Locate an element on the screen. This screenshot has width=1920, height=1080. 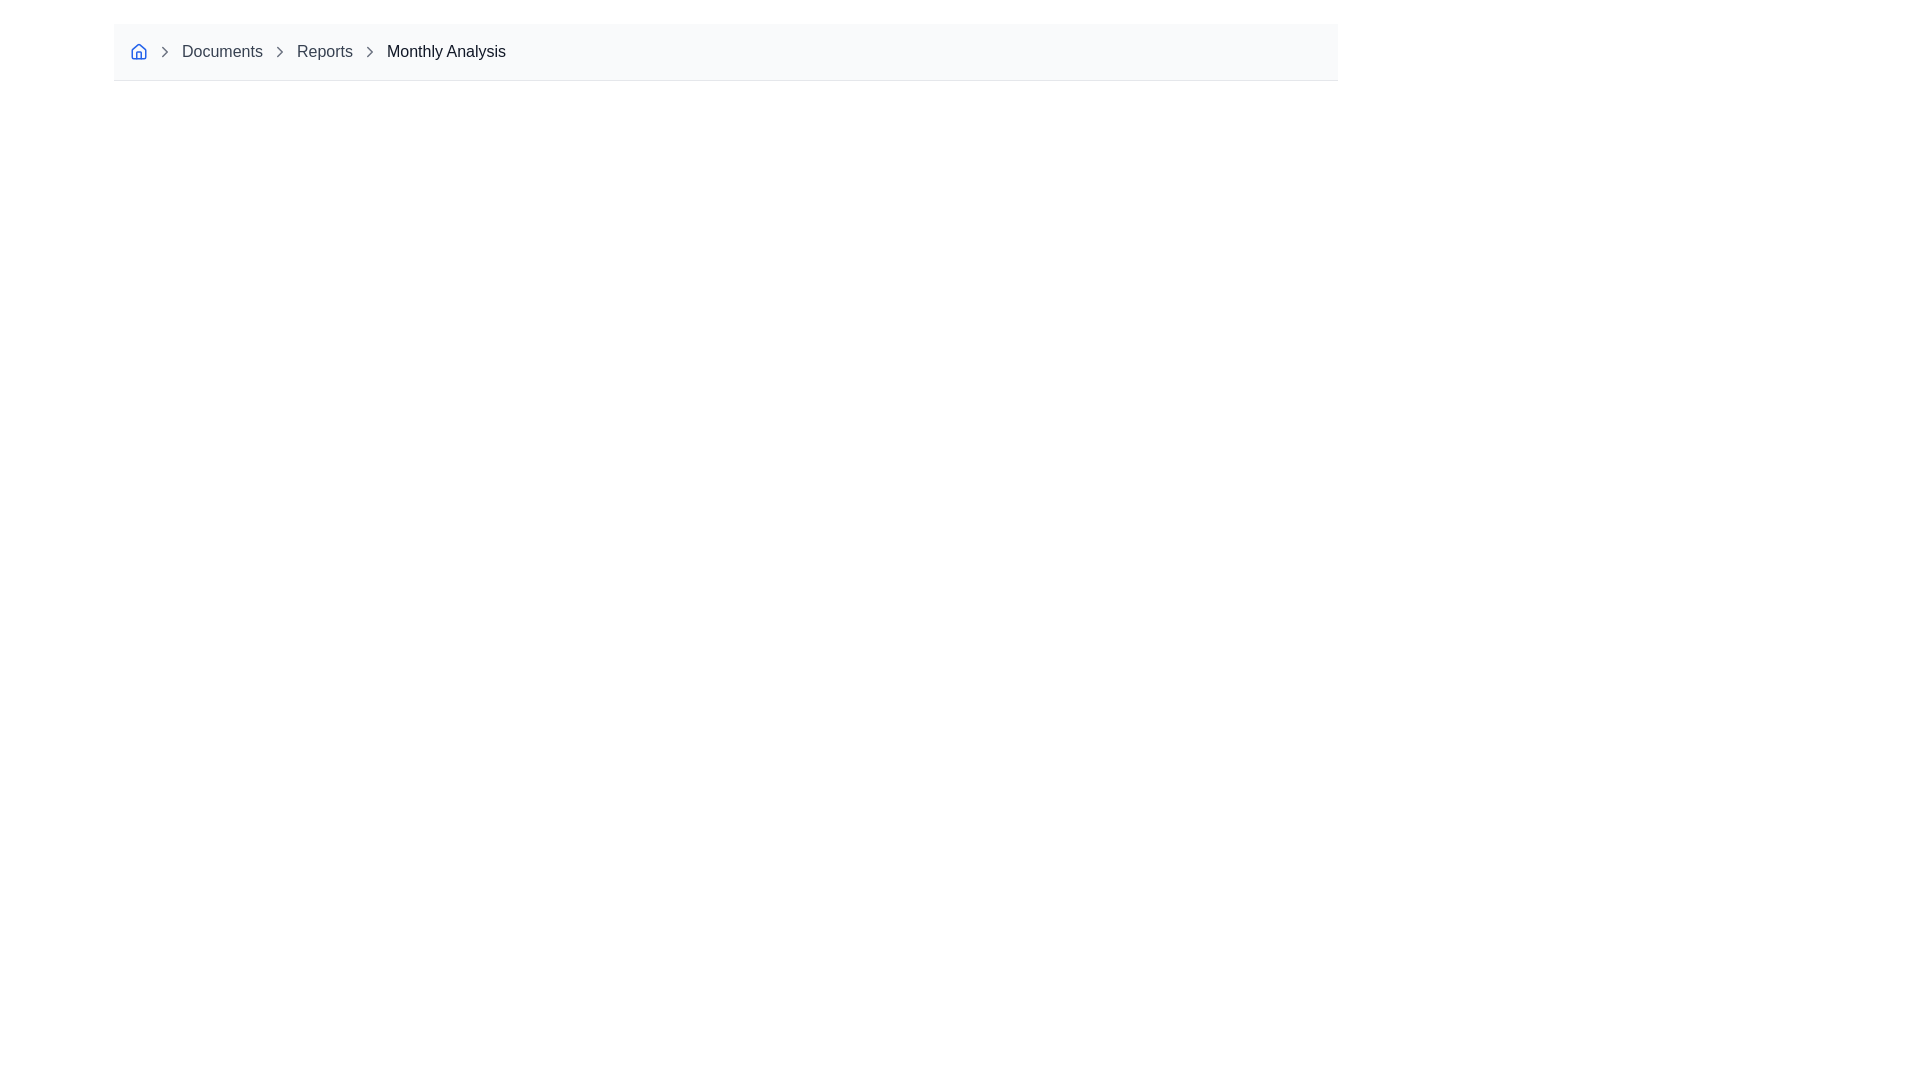
the chevron icon in the breadcrumb navigation that separates 'Documents' and 'Reports', providing directional context is located at coordinates (278, 50).